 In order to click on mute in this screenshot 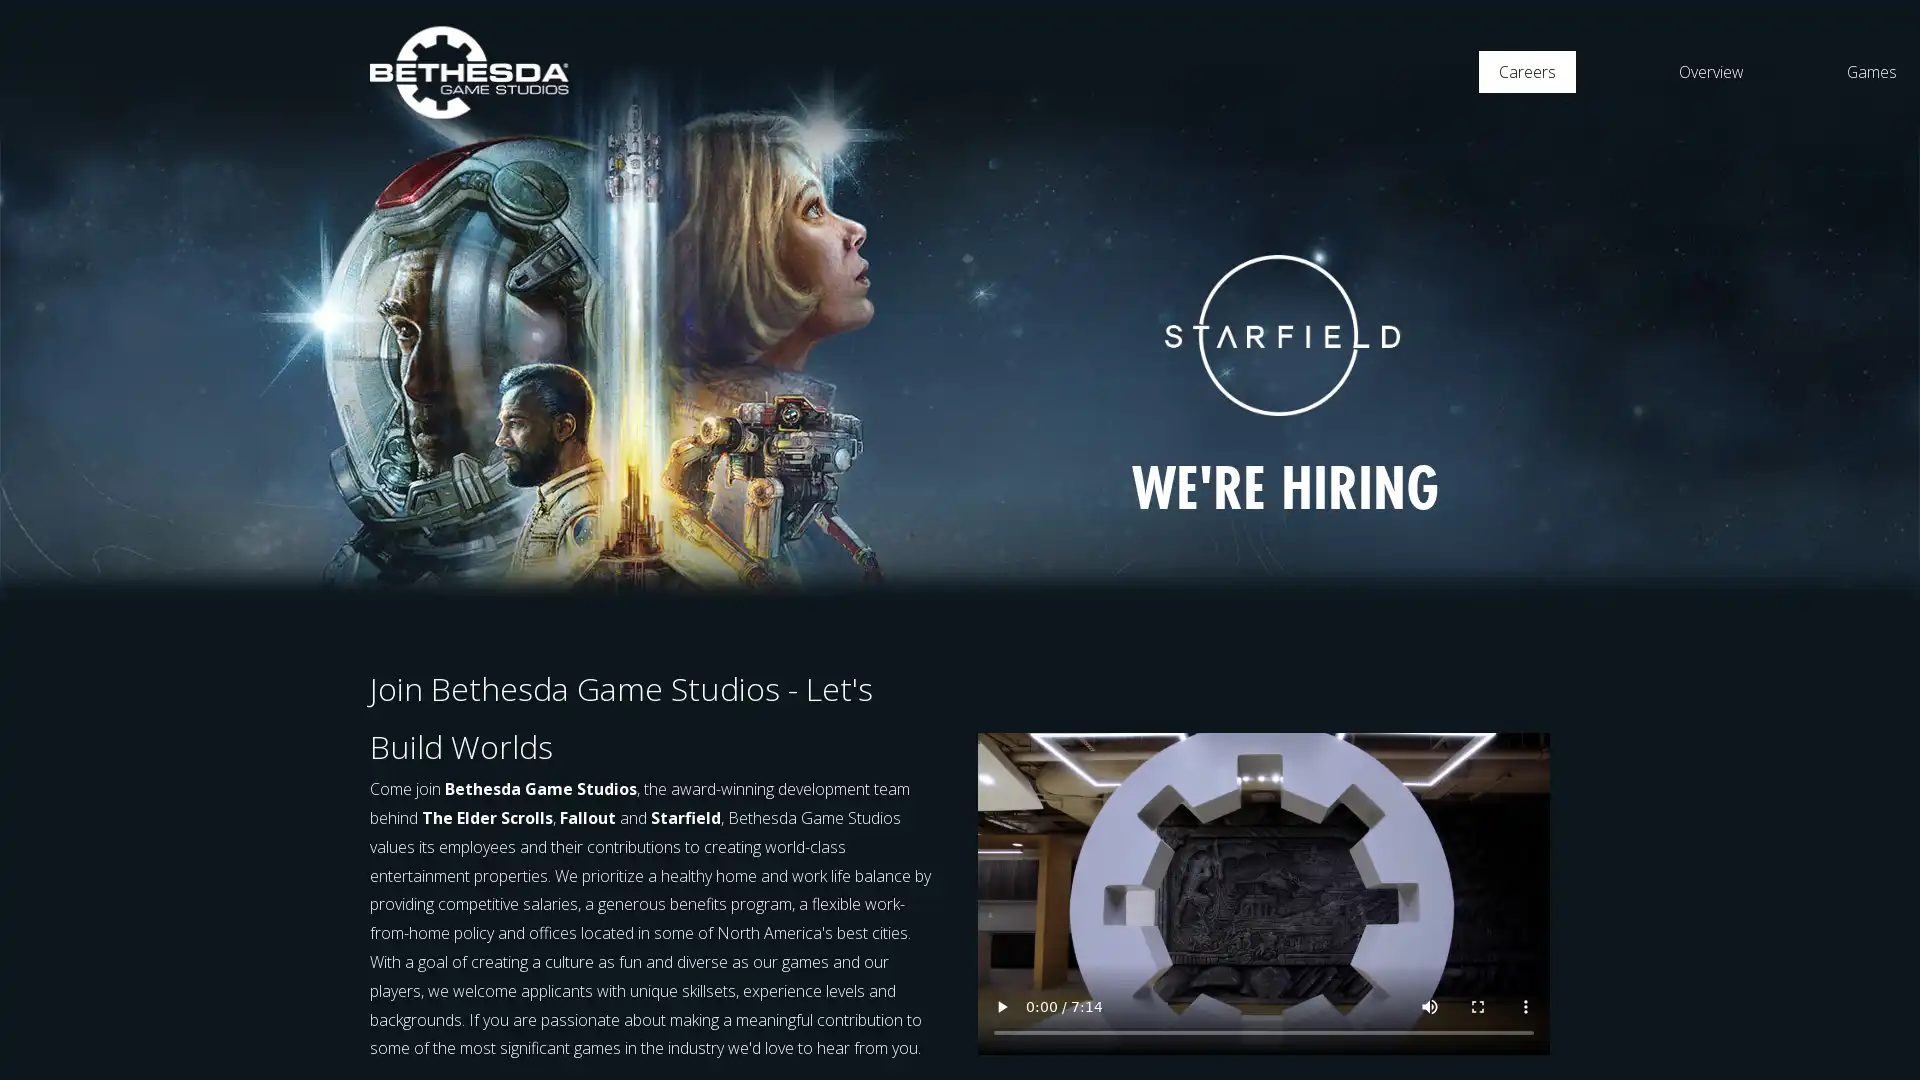, I will do `click(1429, 1006)`.